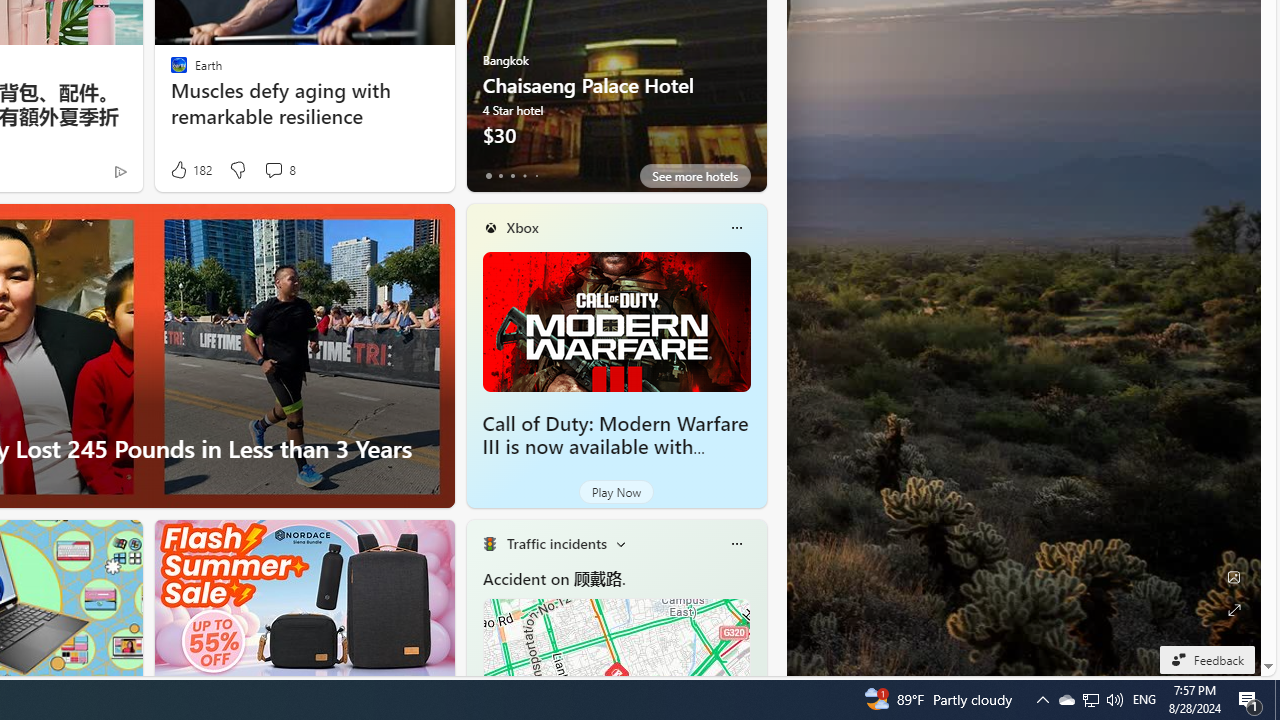  I want to click on 'See more hotels', so click(695, 175).